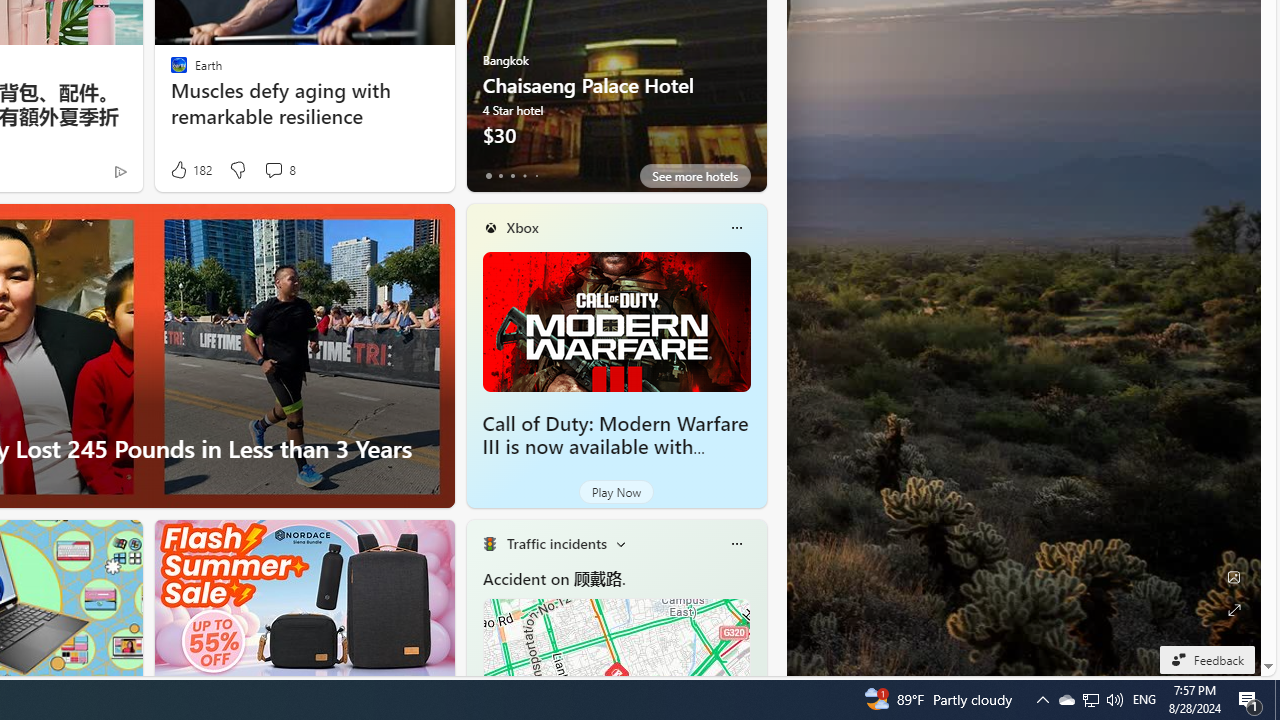  I want to click on 'See more hotels', so click(695, 175).